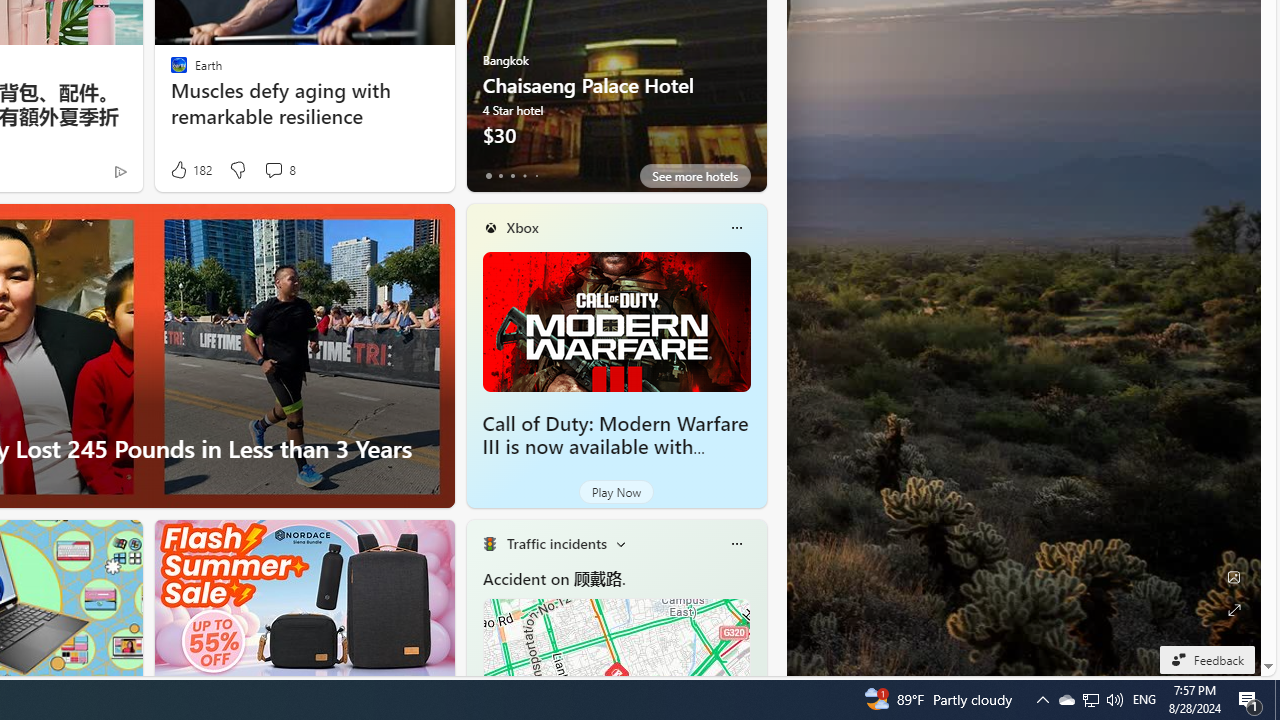  I want to click on 'See more hotels', so click(695, 175).